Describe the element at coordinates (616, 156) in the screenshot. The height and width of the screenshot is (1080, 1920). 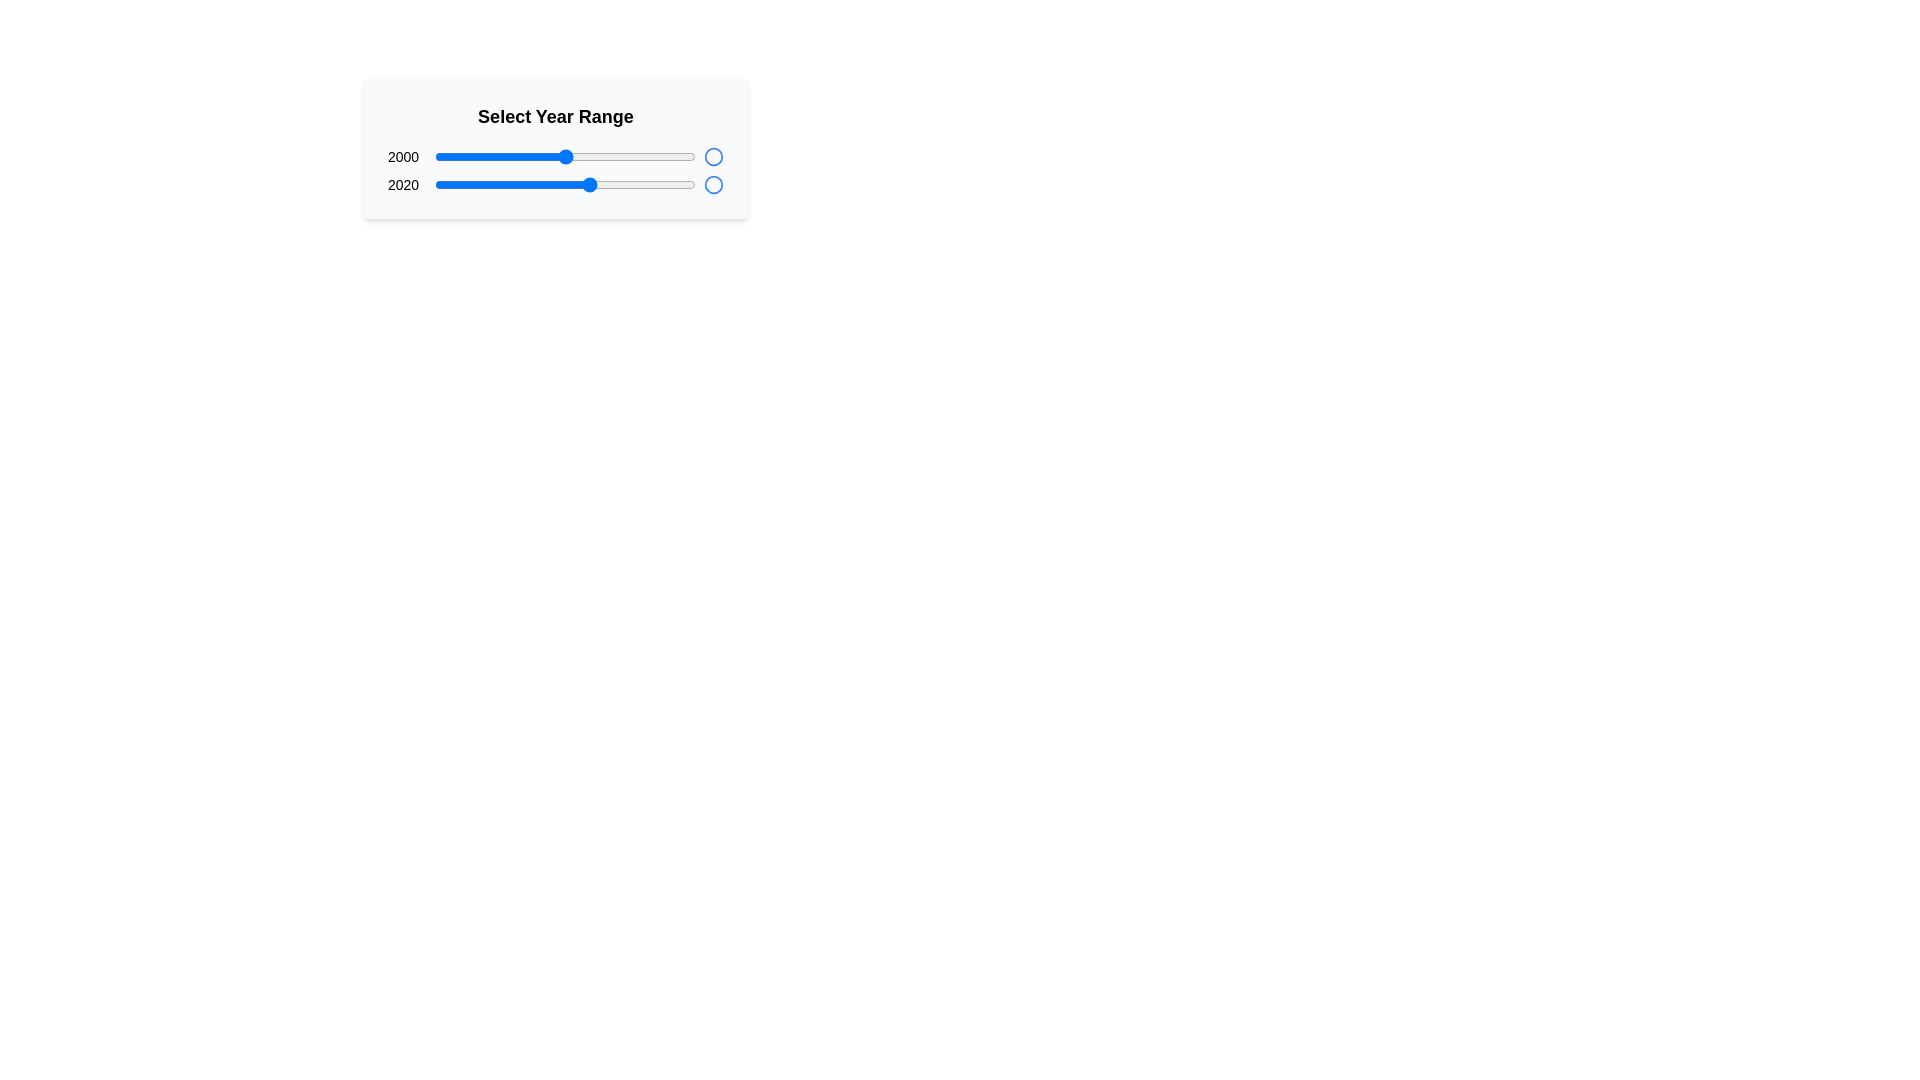
I see `the slider` at that location.